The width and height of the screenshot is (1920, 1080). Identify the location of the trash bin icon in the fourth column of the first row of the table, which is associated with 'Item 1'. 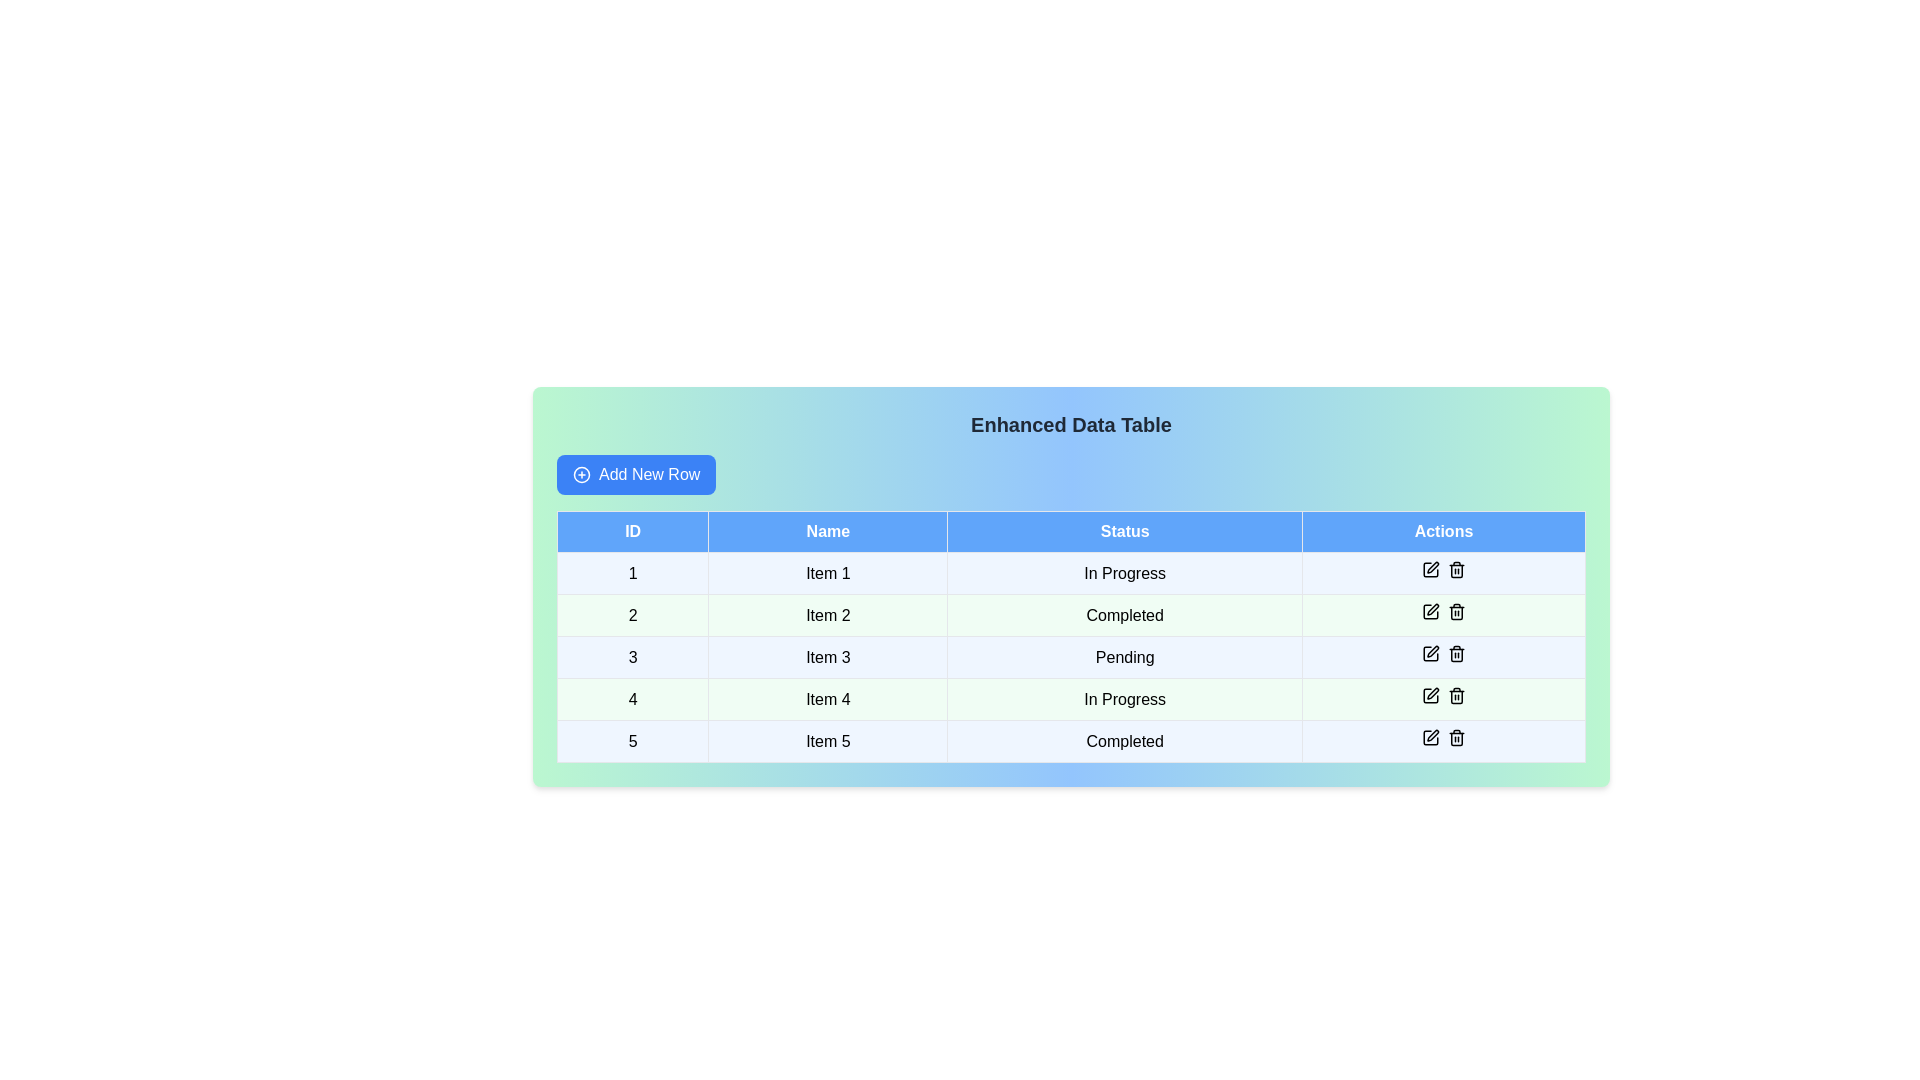
(1444, 573).